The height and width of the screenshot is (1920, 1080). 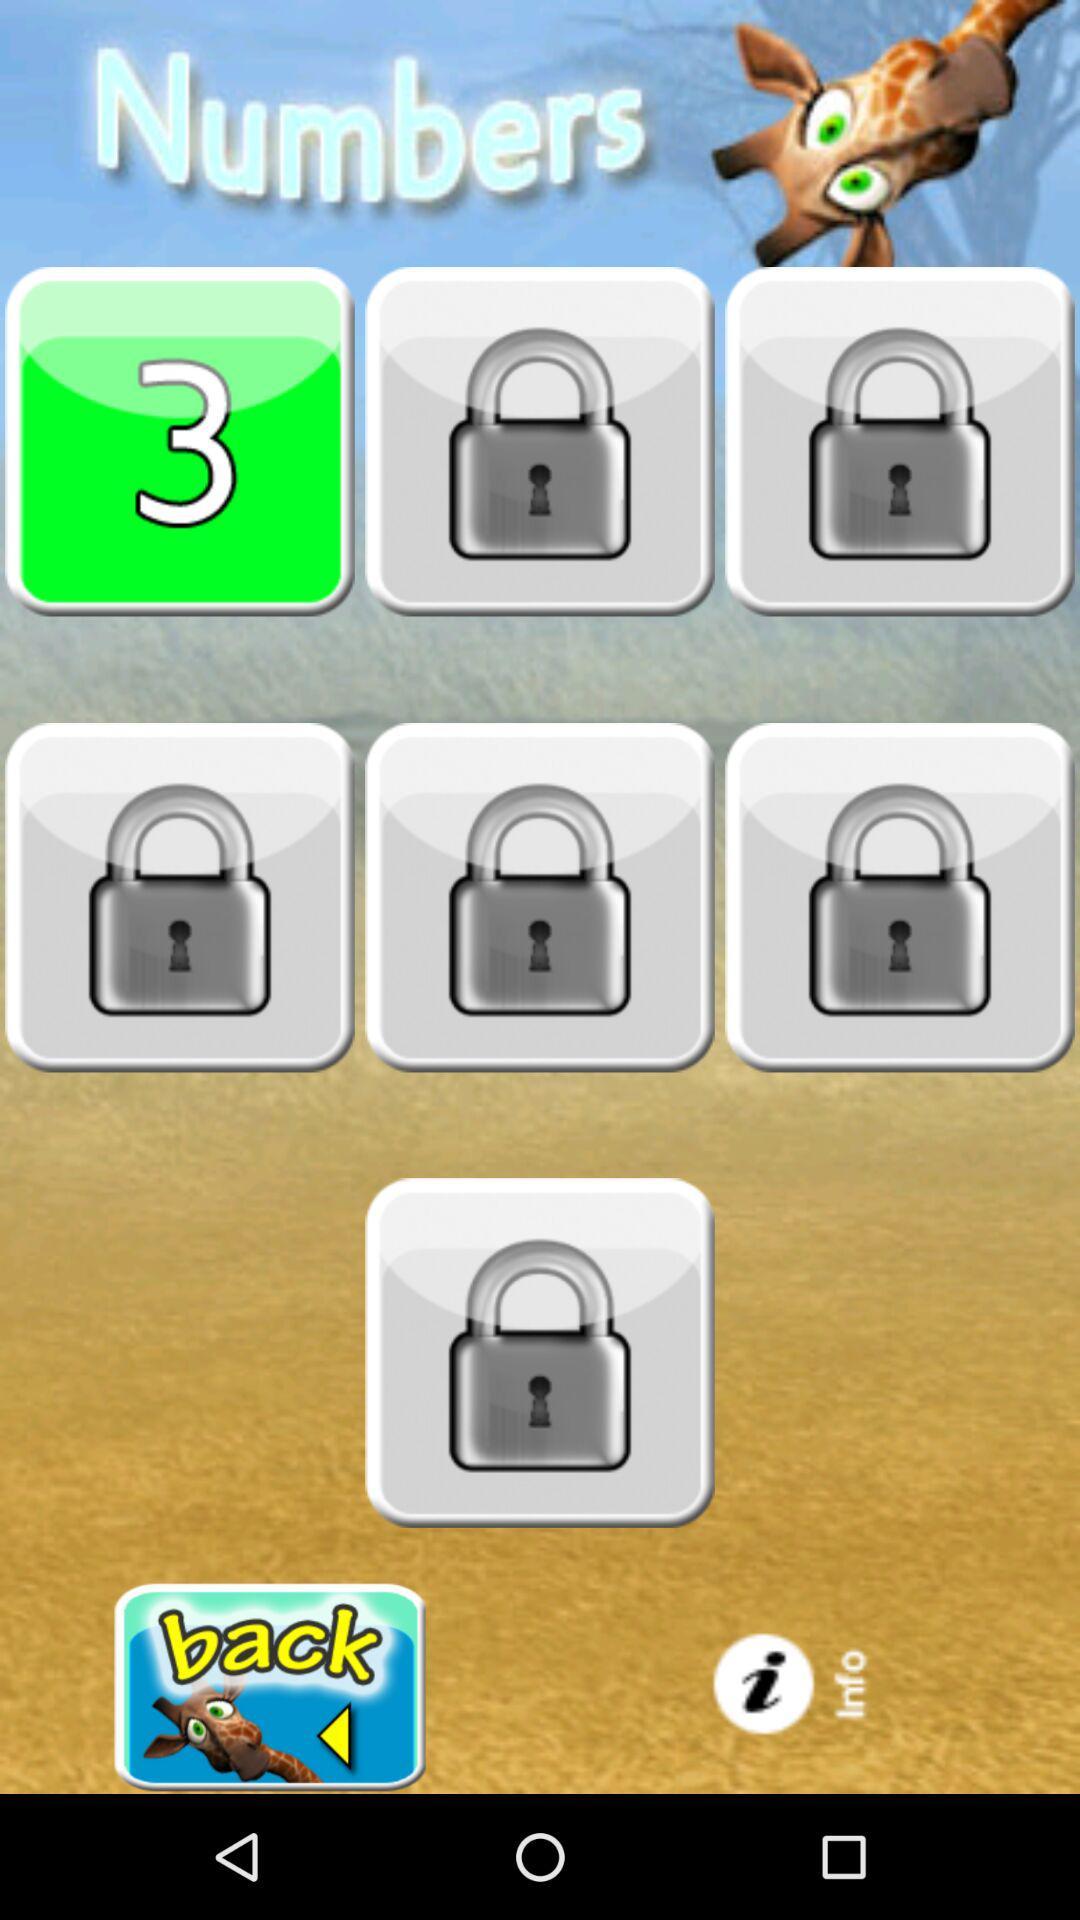 What do you see at coordinates (270, 1686) in the screenshot?
I see `go back` at bounding box center [270, 1686].